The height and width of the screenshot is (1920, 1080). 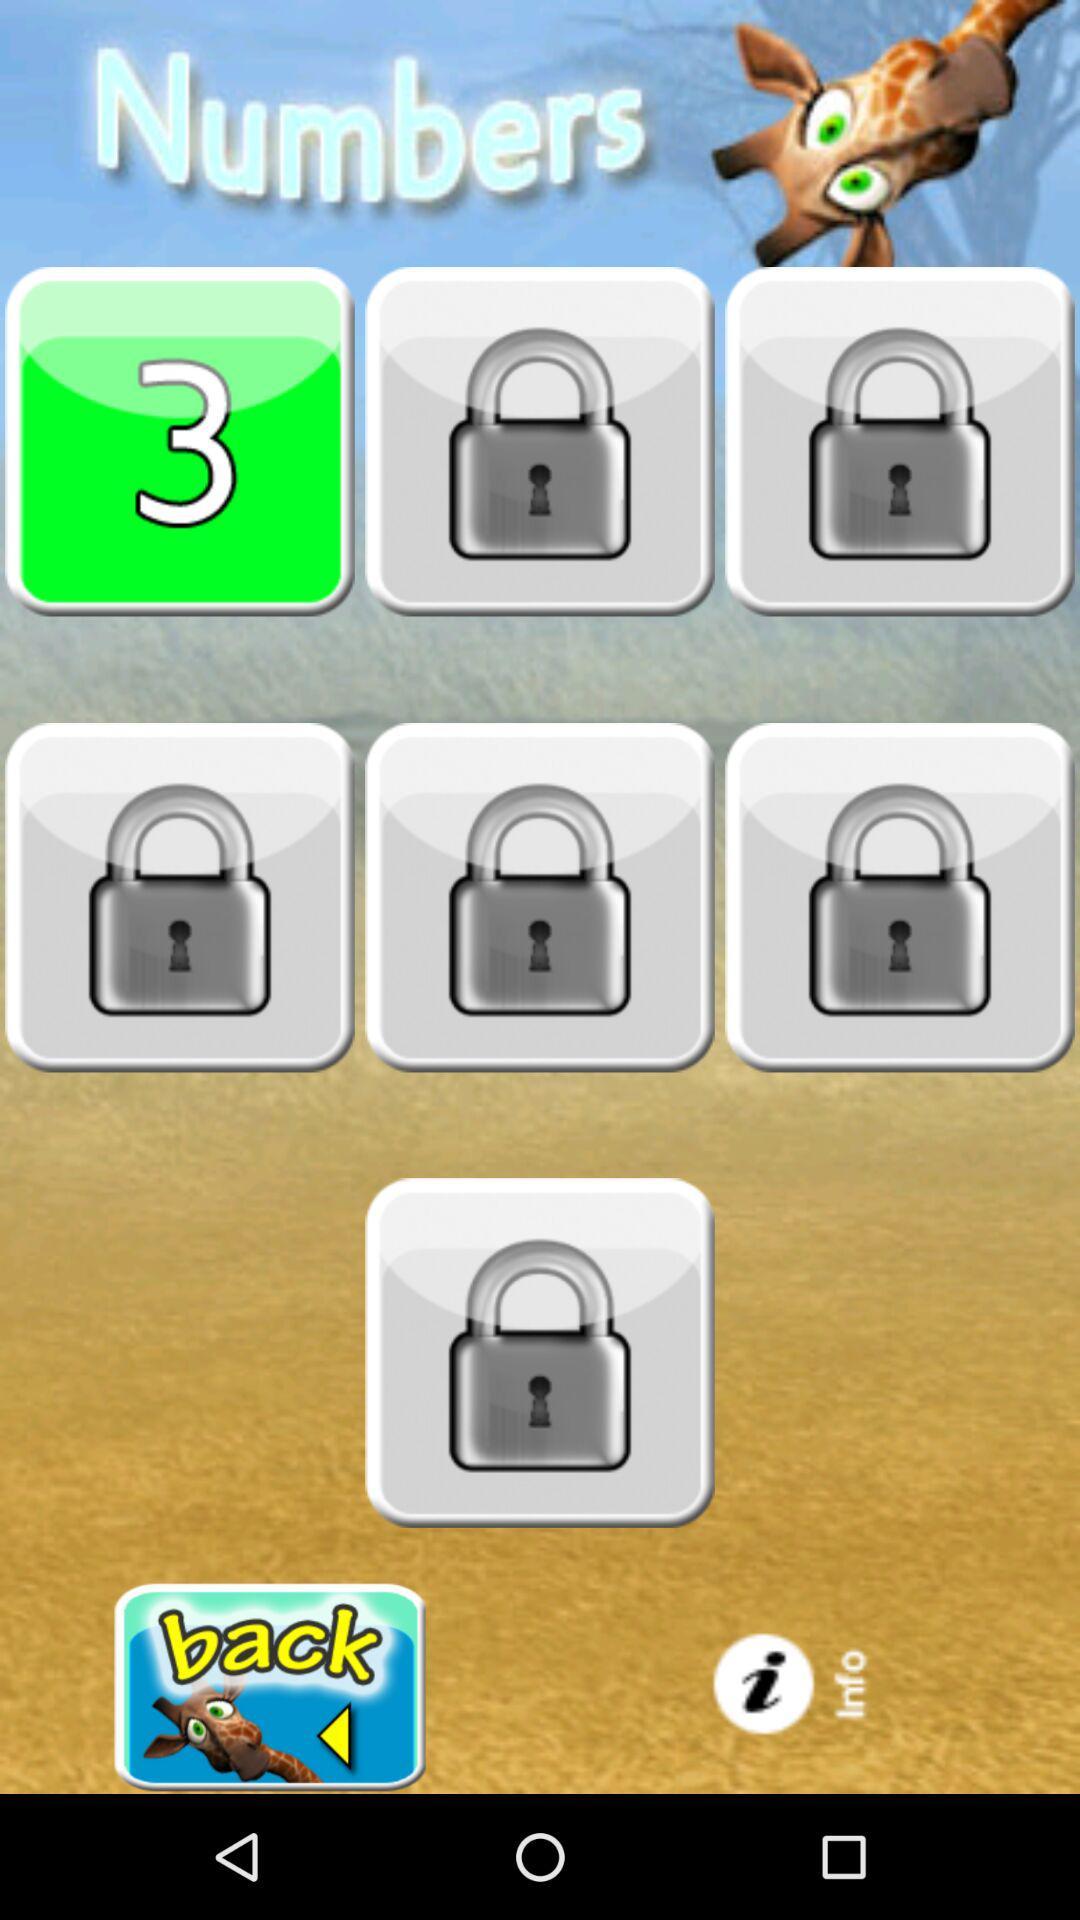 What do you see at coordinates (270, 1686) in the screenshot?
I see `go back` at bounding box center [270, 1686].